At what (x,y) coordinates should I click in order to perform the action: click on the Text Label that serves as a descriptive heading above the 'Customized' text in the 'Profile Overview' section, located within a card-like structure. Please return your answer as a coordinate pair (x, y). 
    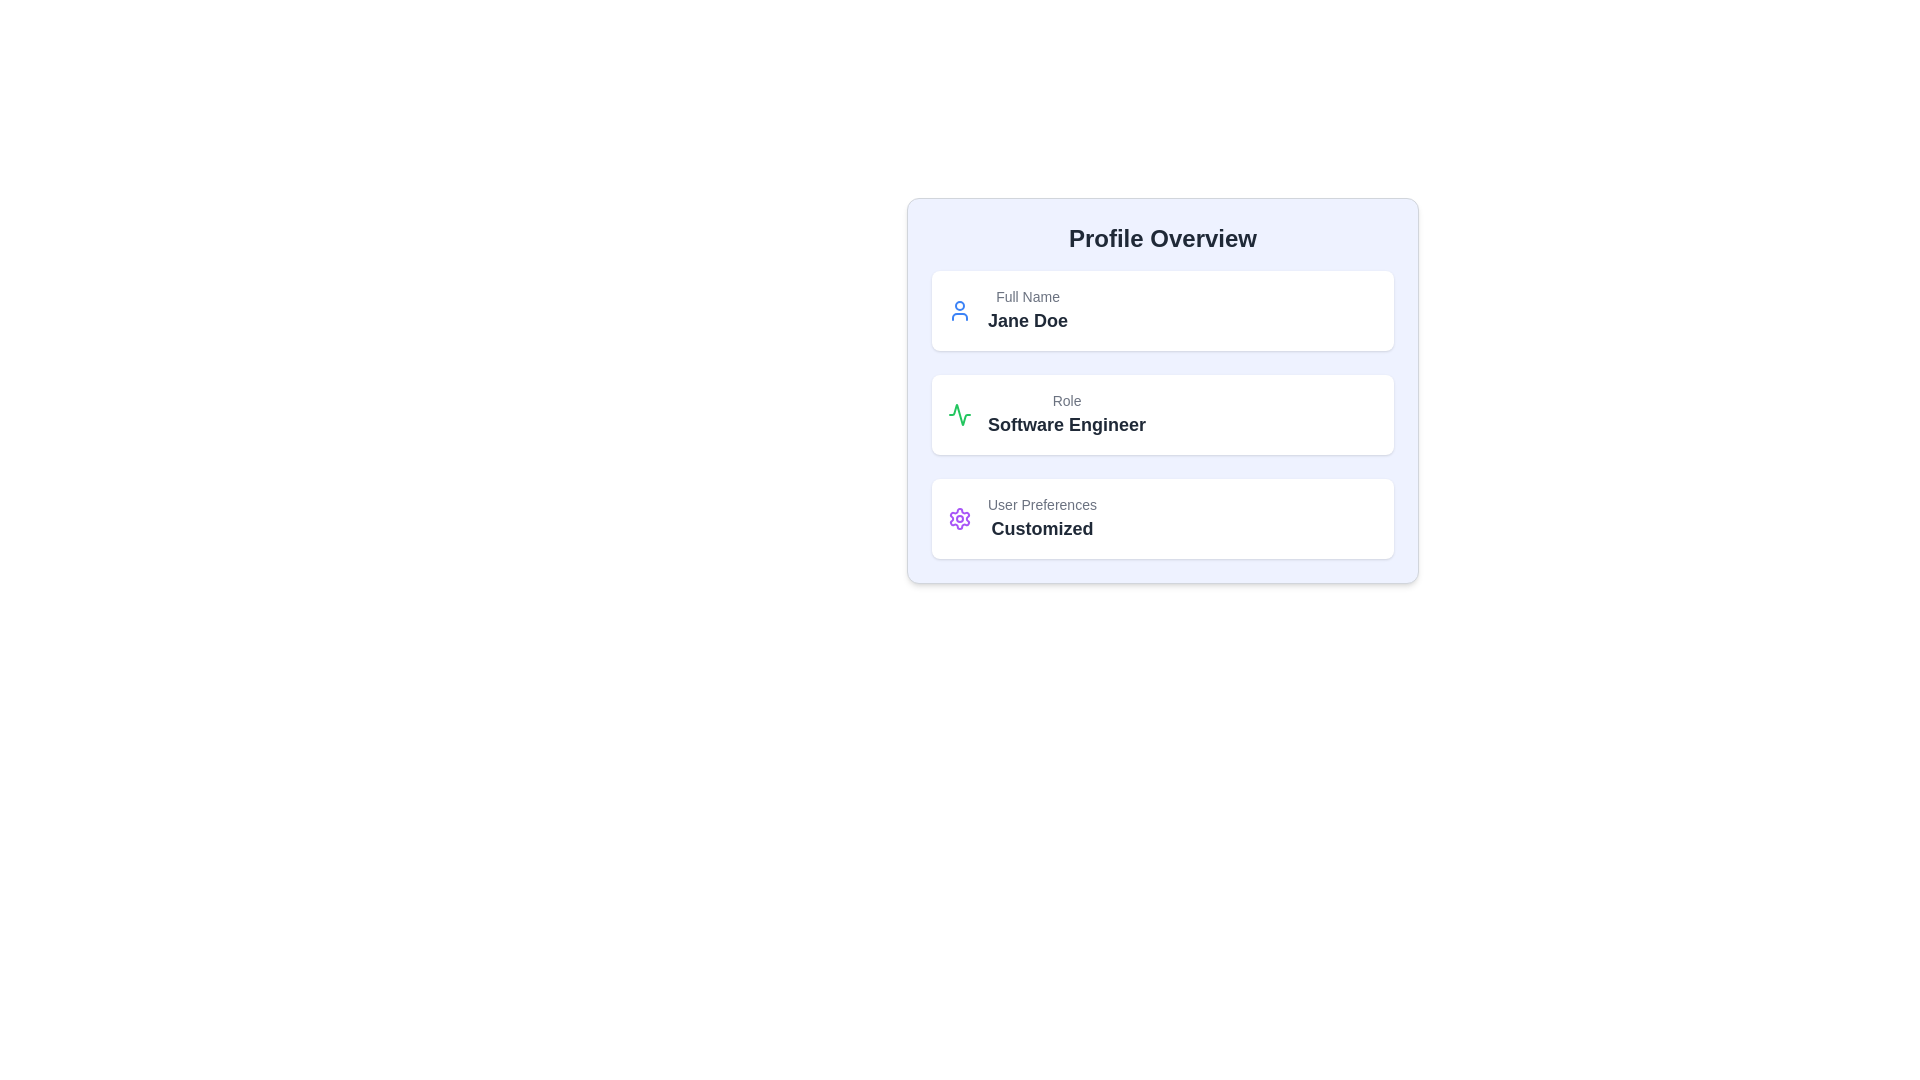
    Looking at the image, I should click on (1041, 504).